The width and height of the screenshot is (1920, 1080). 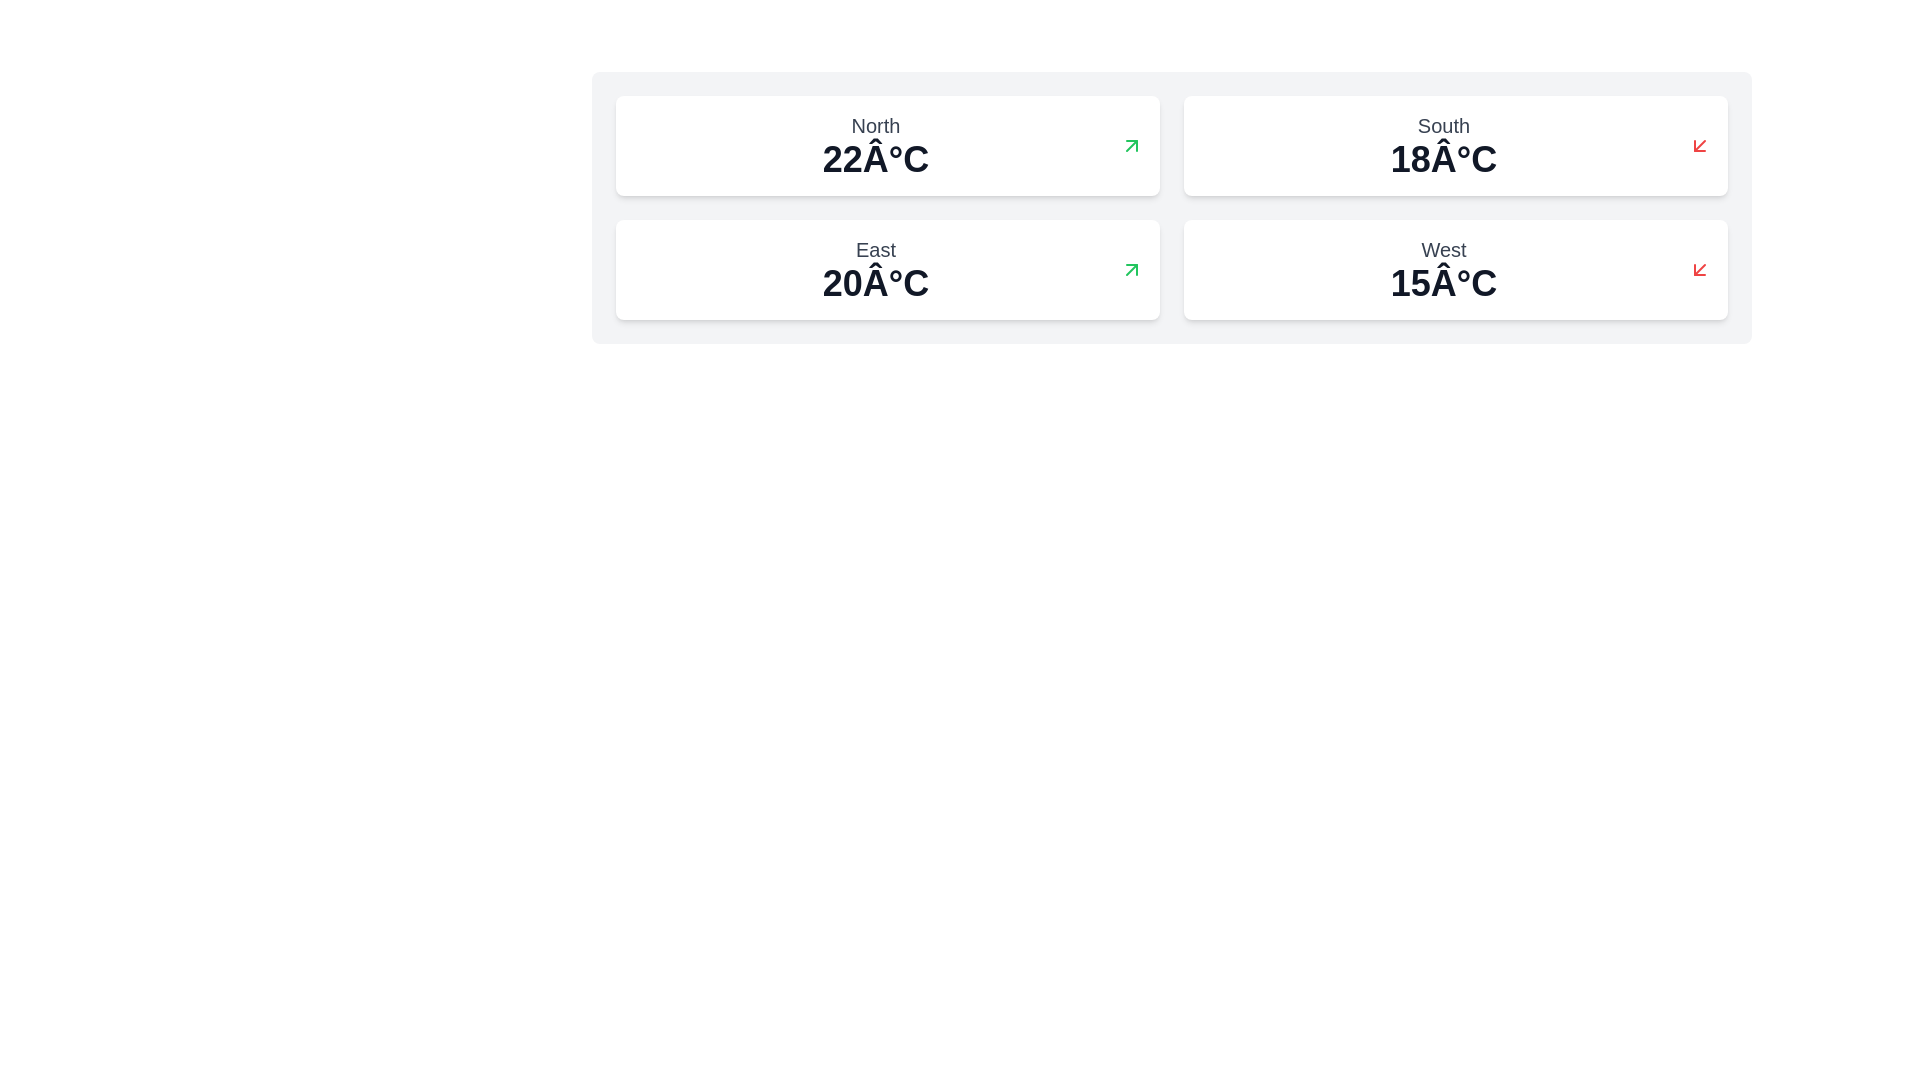 I want to click on displayed temperature from the main display positioned at the bottom of the 'West' card, which is centrally aligned within the card, so click(x=1444, y=284).